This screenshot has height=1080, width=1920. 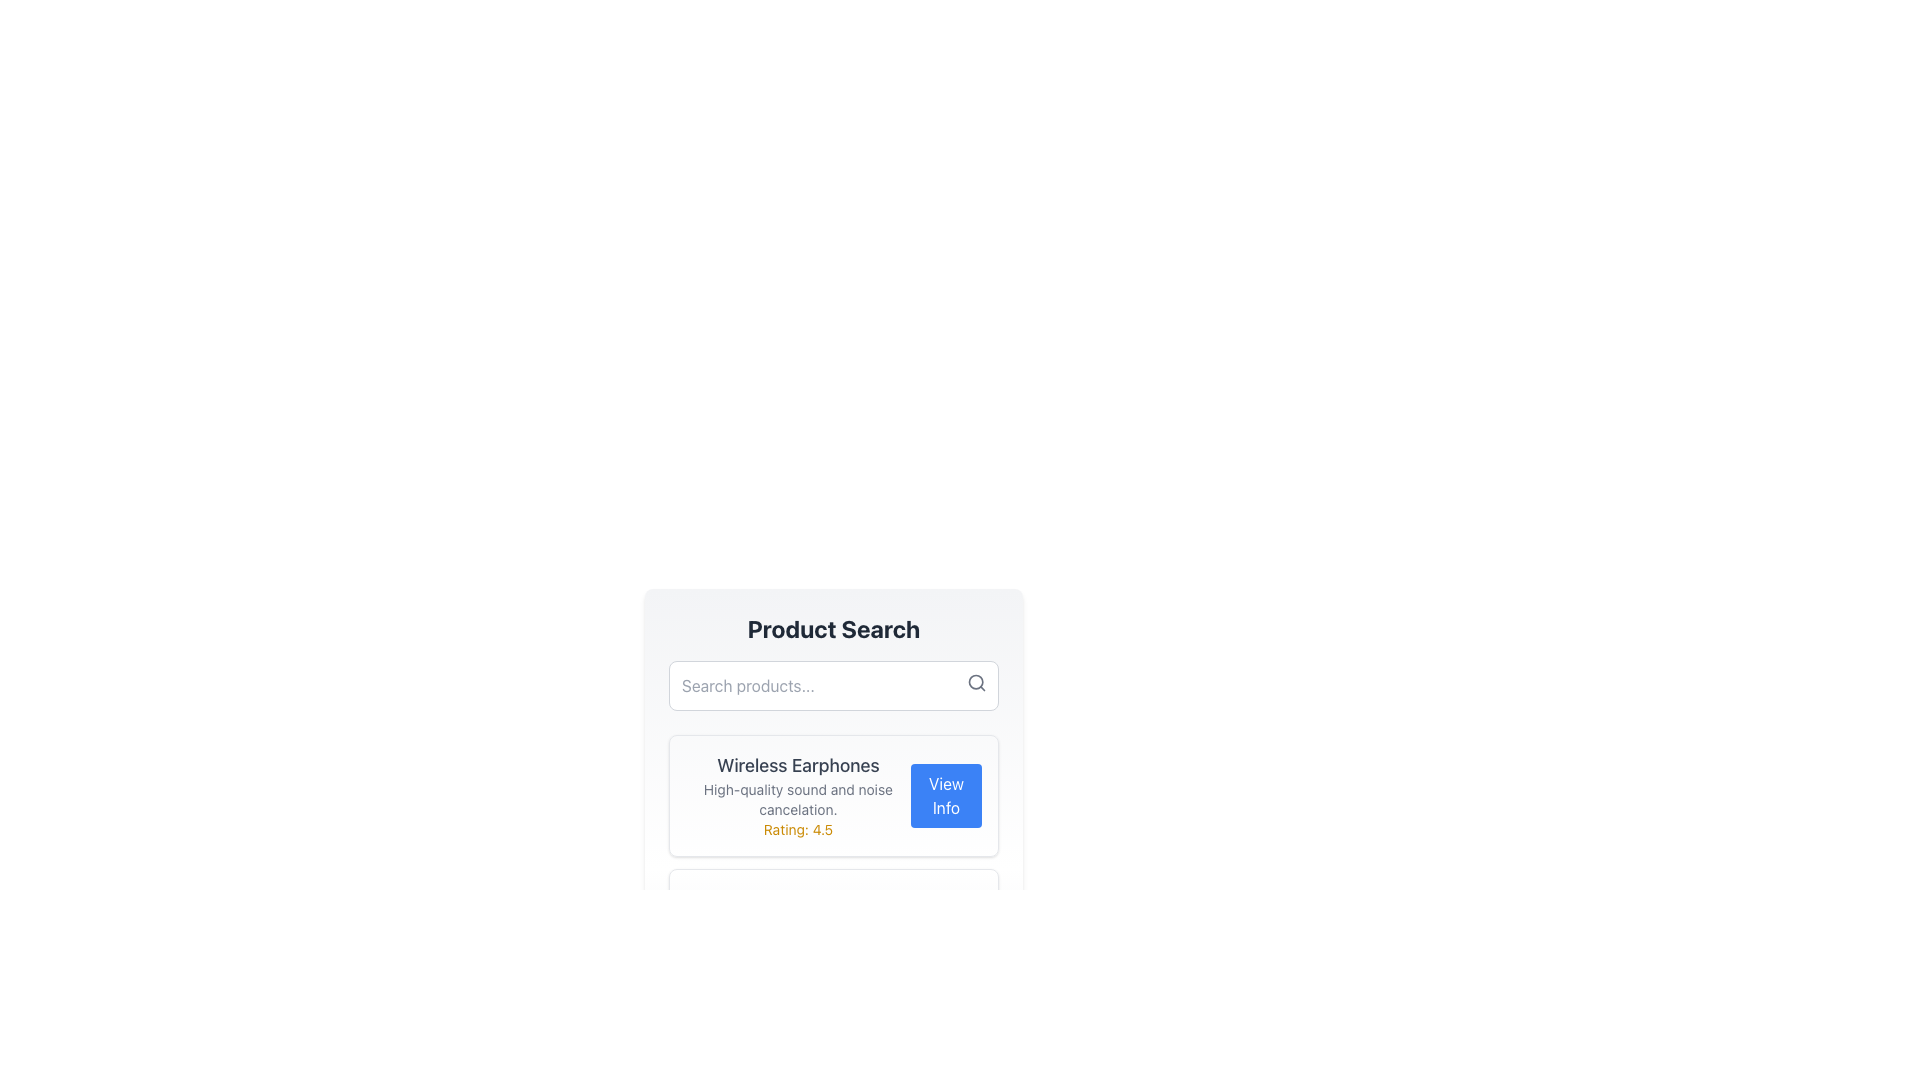 I want to click on text label displaying the rating 'Rating: 4.5' in yellow color, located beneath the product description for 'Wireless Earphones', so click(x=797, y=829).